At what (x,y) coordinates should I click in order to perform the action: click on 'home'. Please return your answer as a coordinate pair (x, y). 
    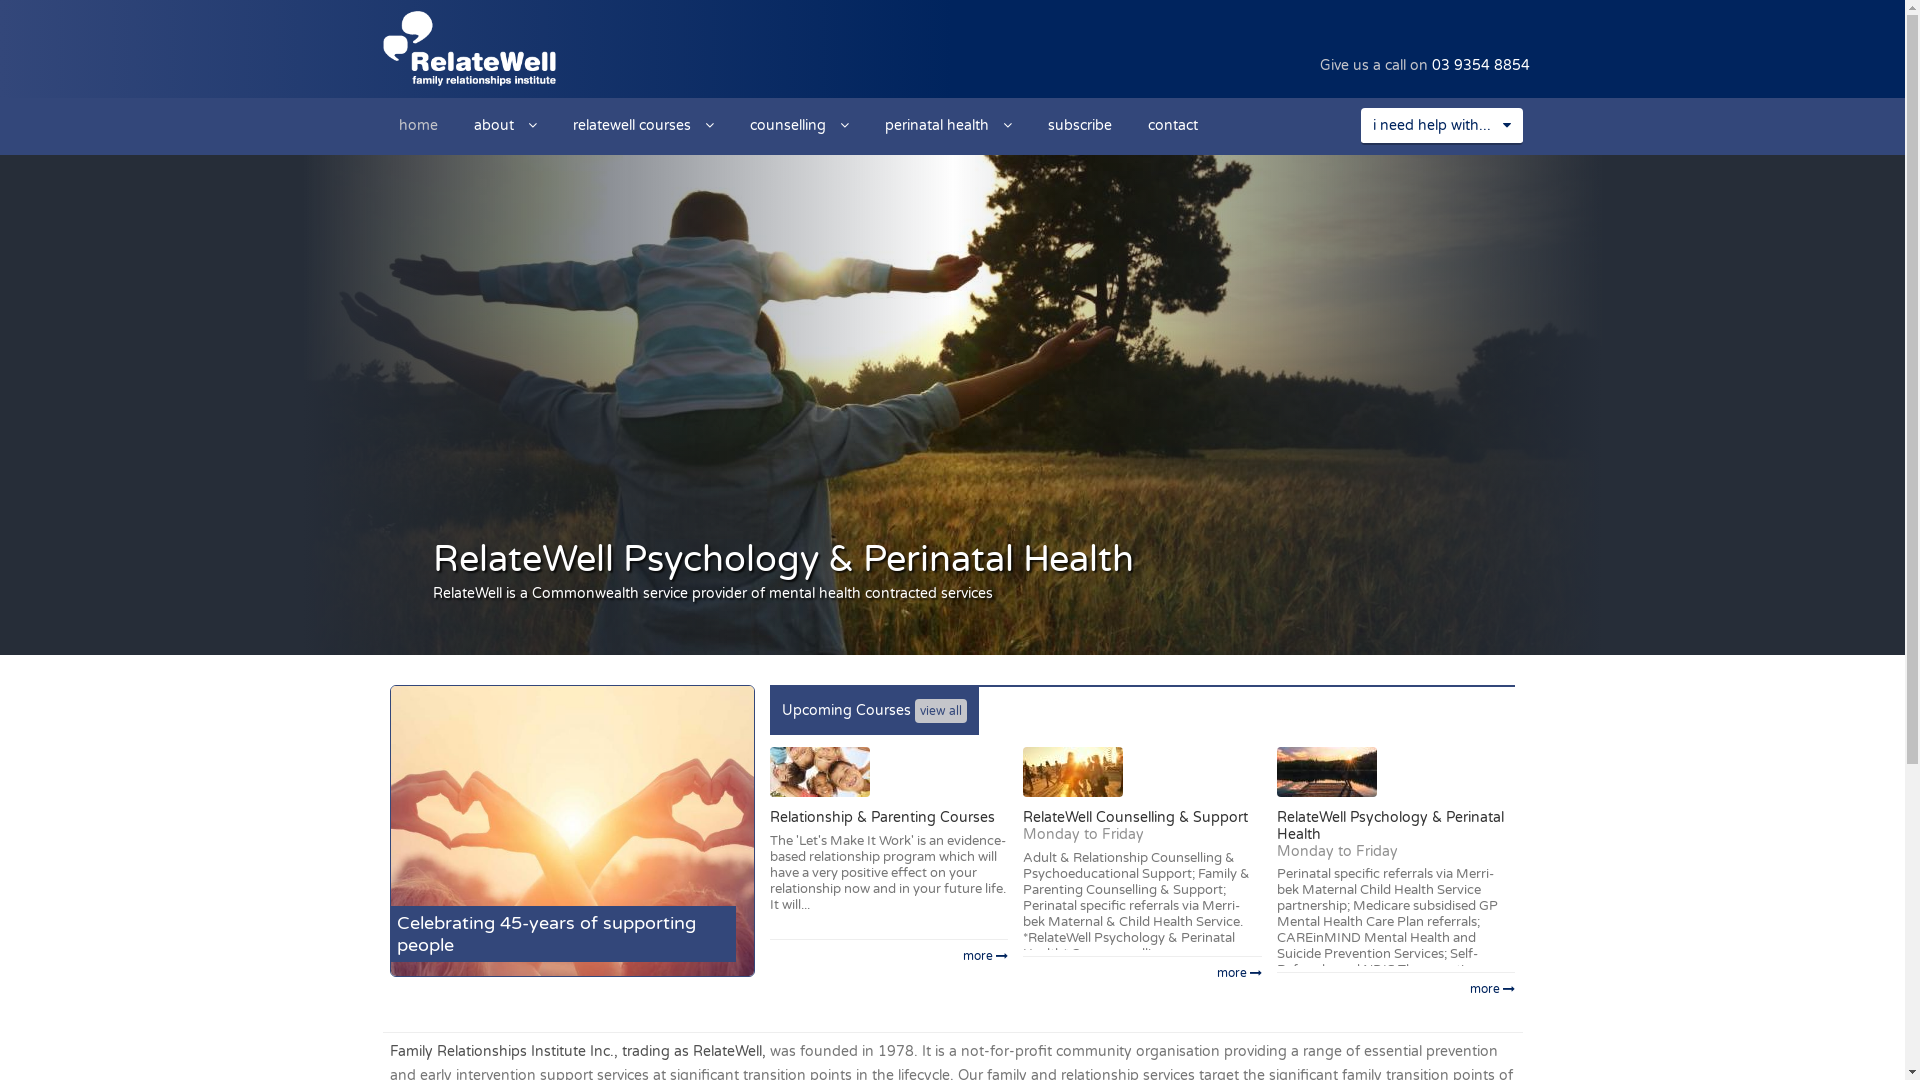
    Looking at the image, I should click on (416, 124).